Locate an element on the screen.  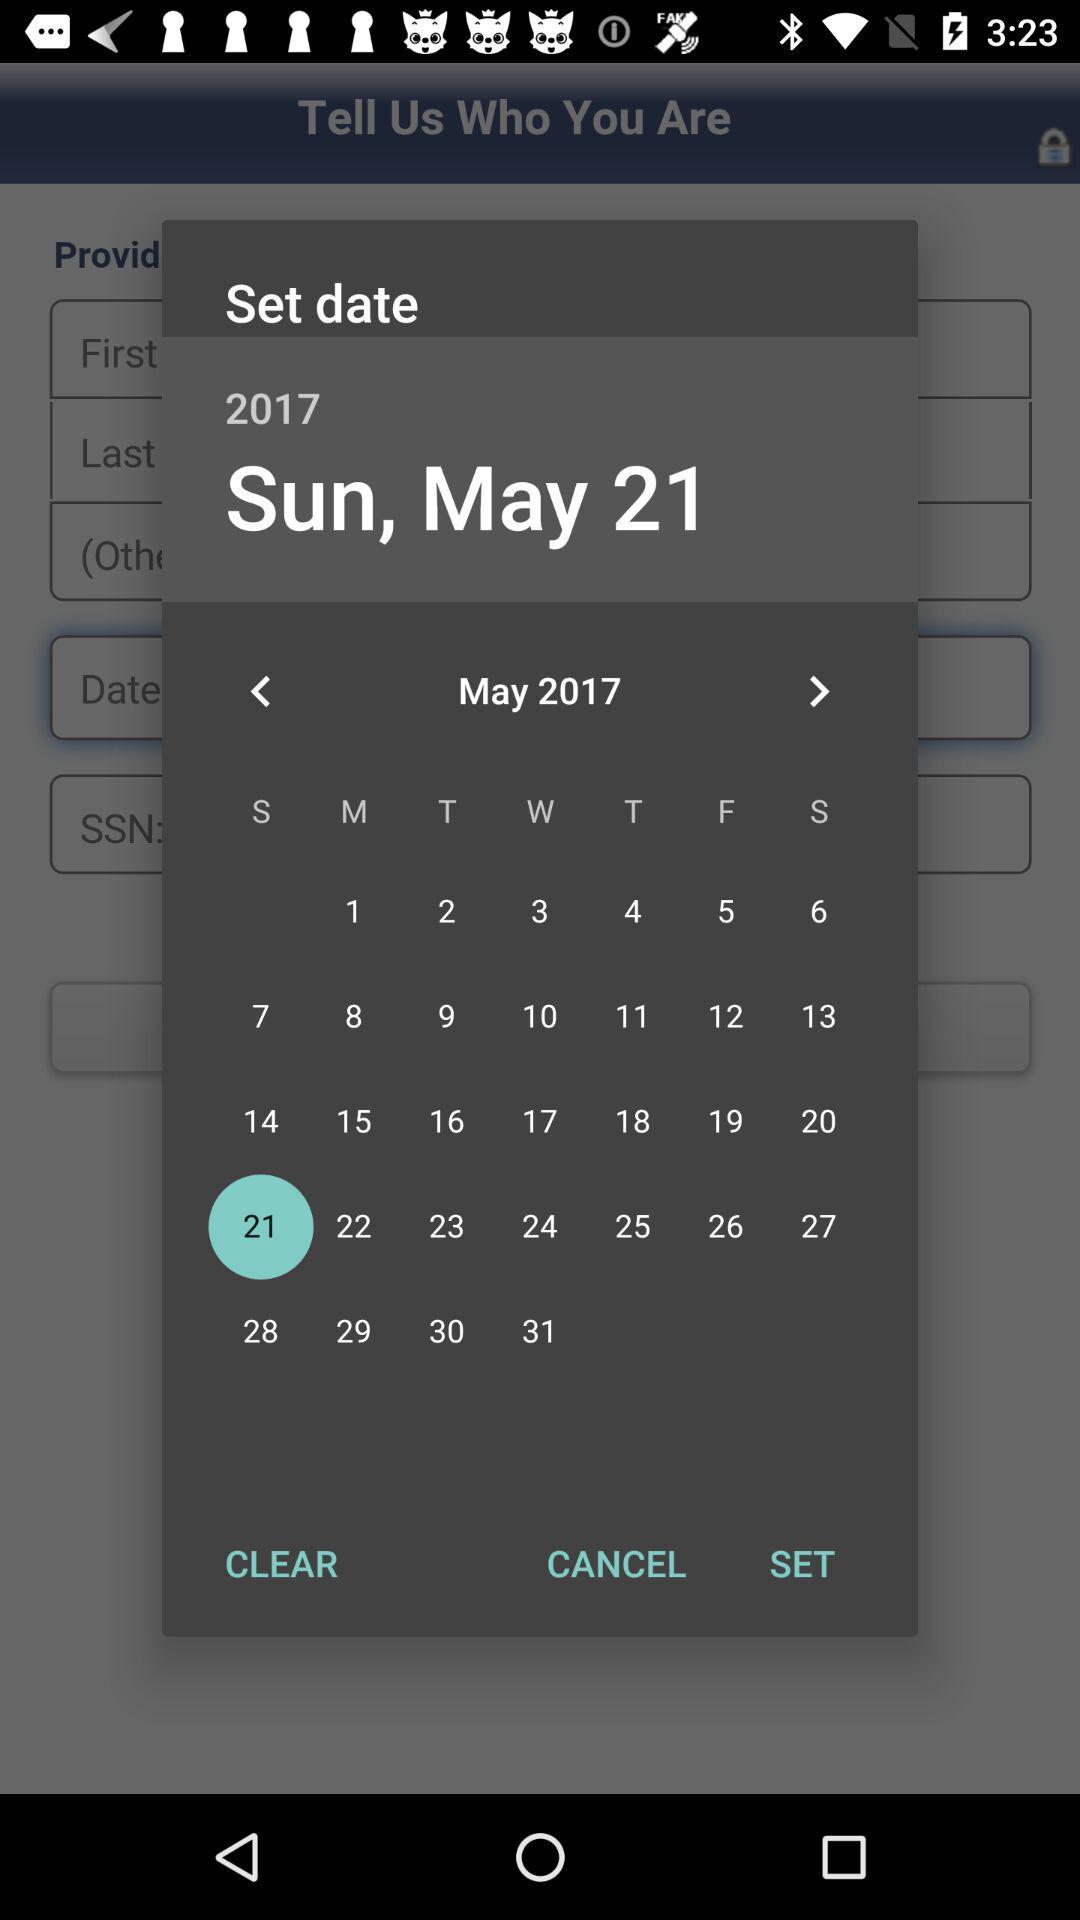
the item above the set is located at coordinates (818, 691).